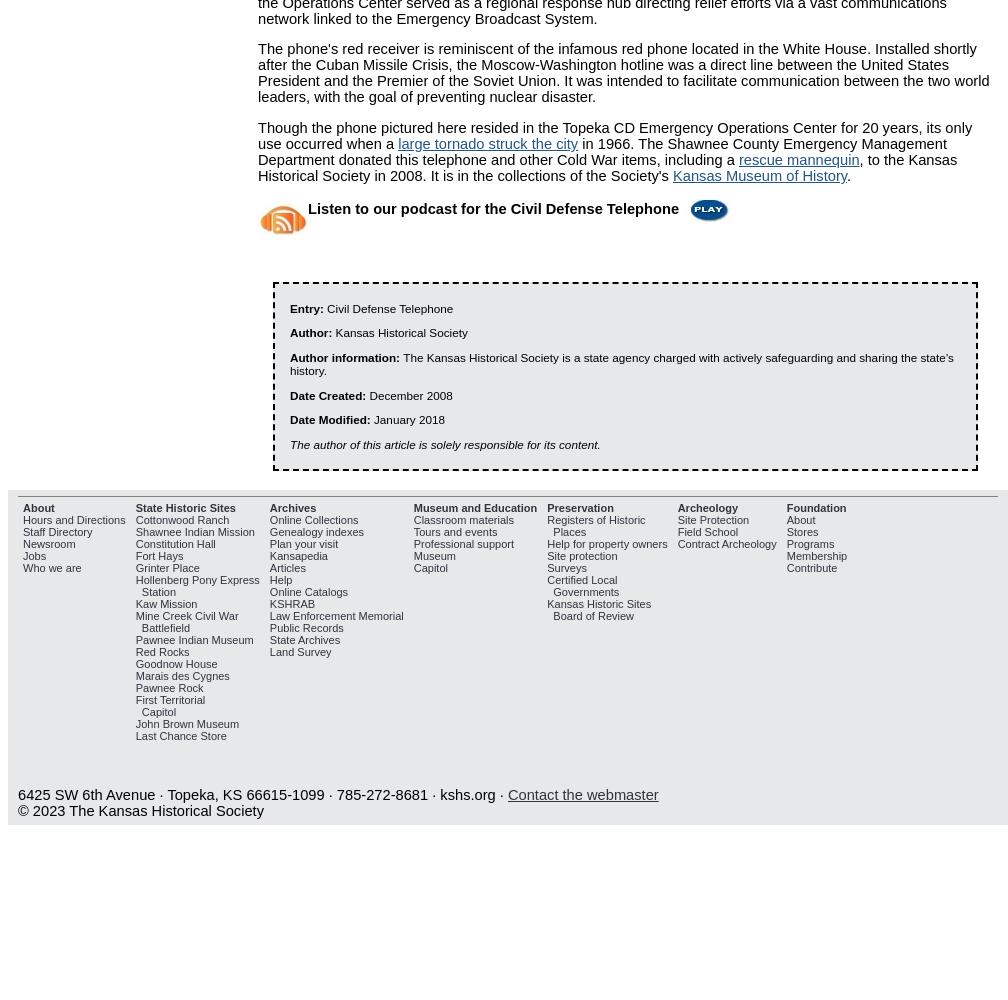  Describe the element at coordinates (607, 168) in the screenshot. I see `', to the Kansas Historical Society in 2008. It is in the collections of the Society's'` at that location.